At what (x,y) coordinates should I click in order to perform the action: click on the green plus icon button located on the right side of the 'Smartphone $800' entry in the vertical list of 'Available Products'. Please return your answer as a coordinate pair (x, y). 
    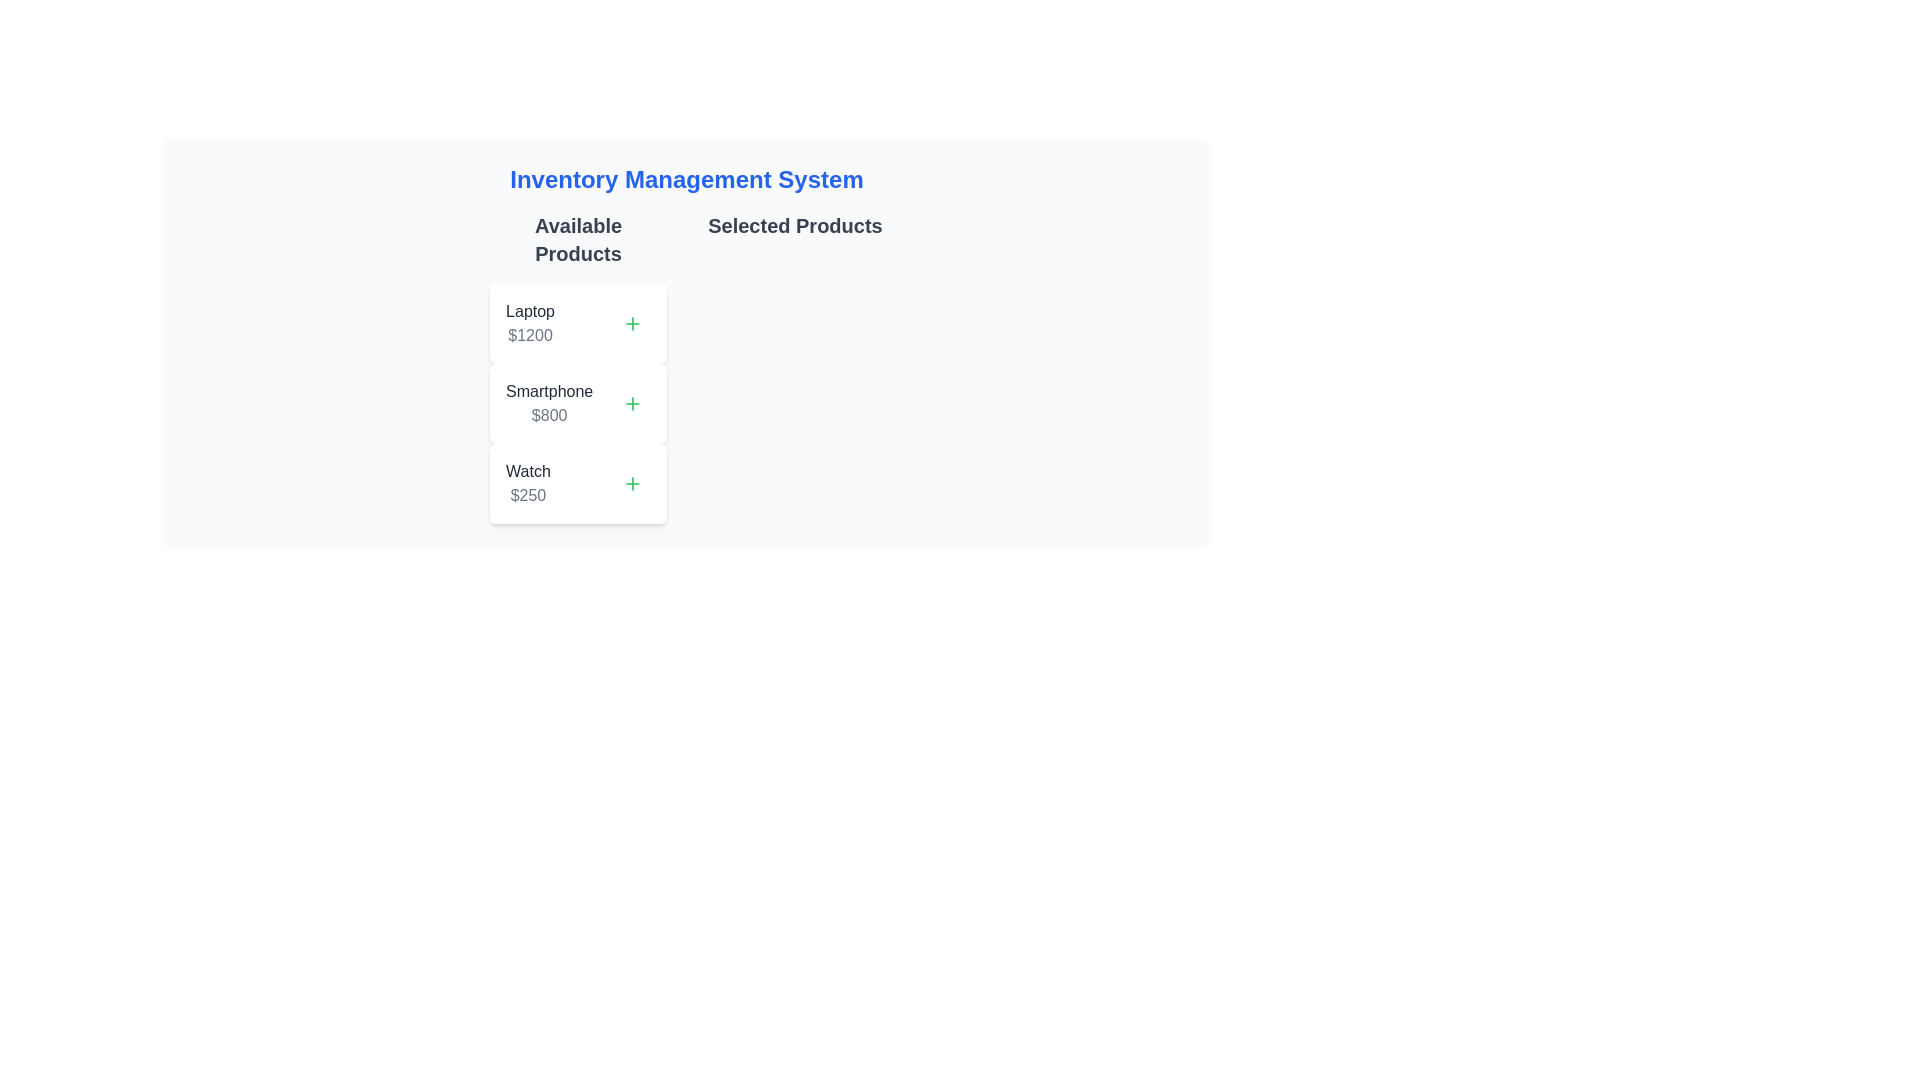
    Looking at the image, I should click on (632, 404).